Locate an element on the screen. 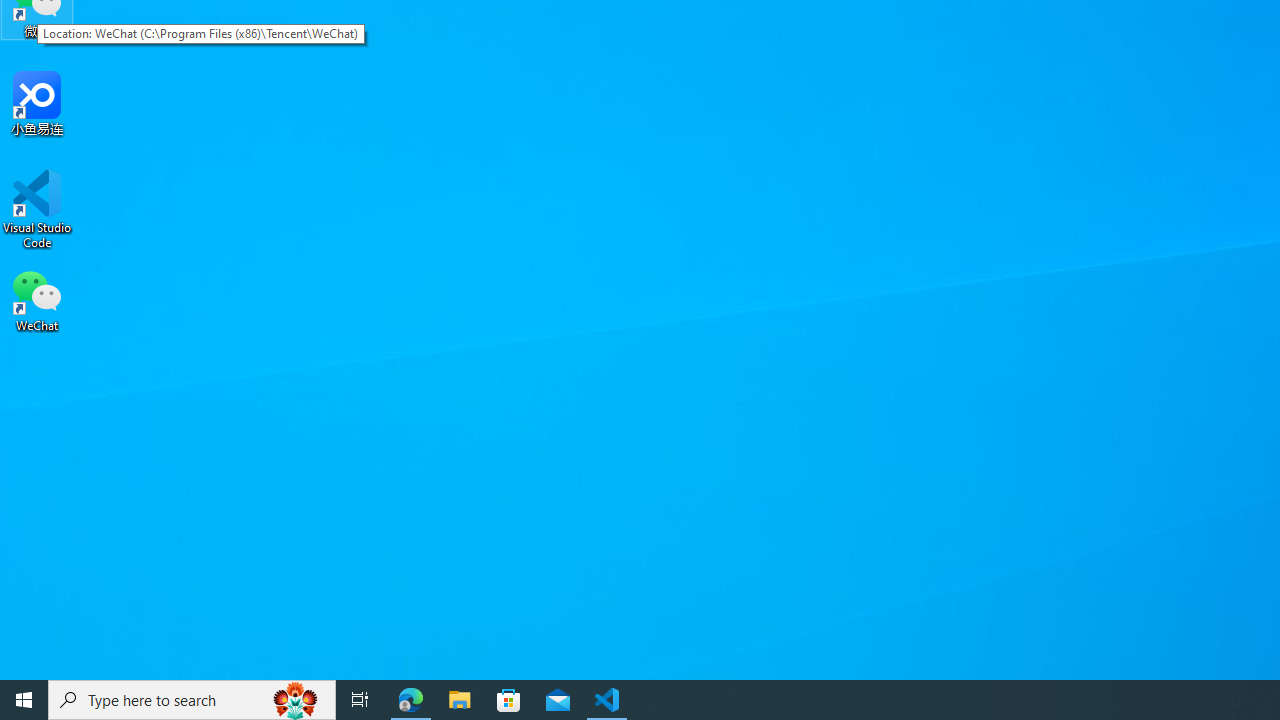 This screenshot has height=720, width=1280. 'Microsoft Edge - 1 running window' is located at coordinates (410, 698).